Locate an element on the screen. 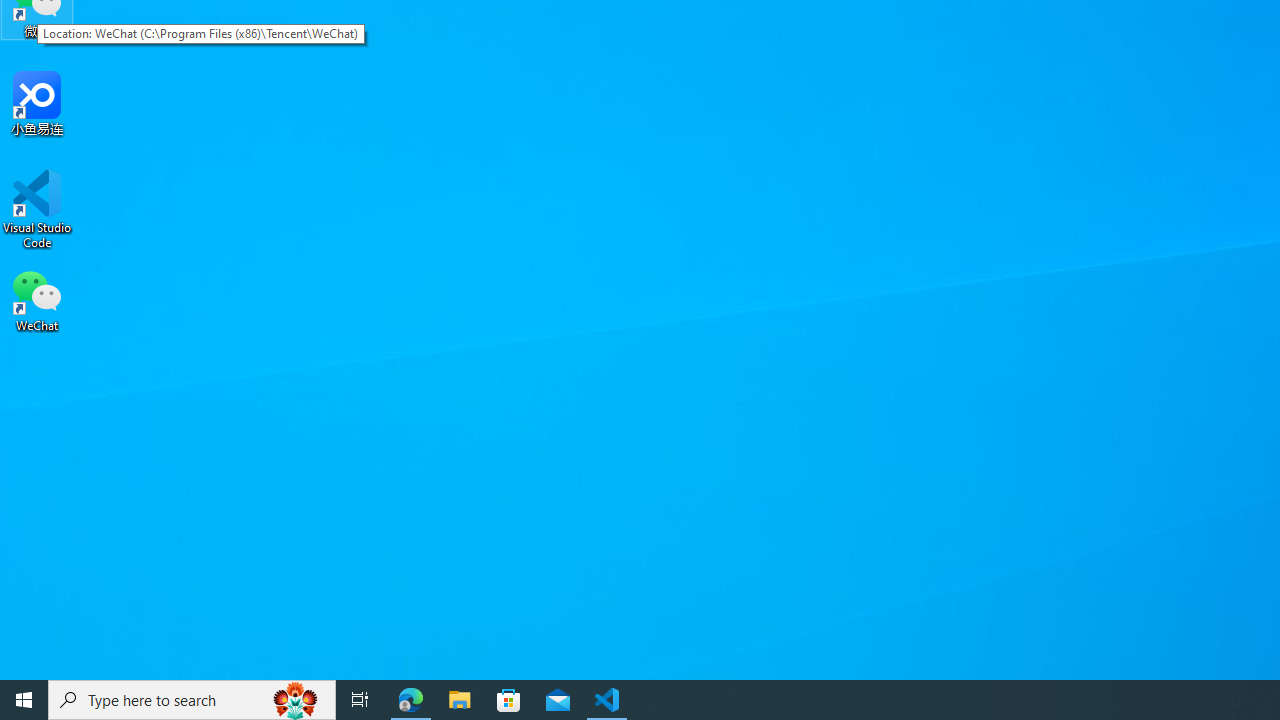 This screenshot has height=720, width=1280. 'Microsoft Edge - 1 running window' is located at coordinates (410, 698).